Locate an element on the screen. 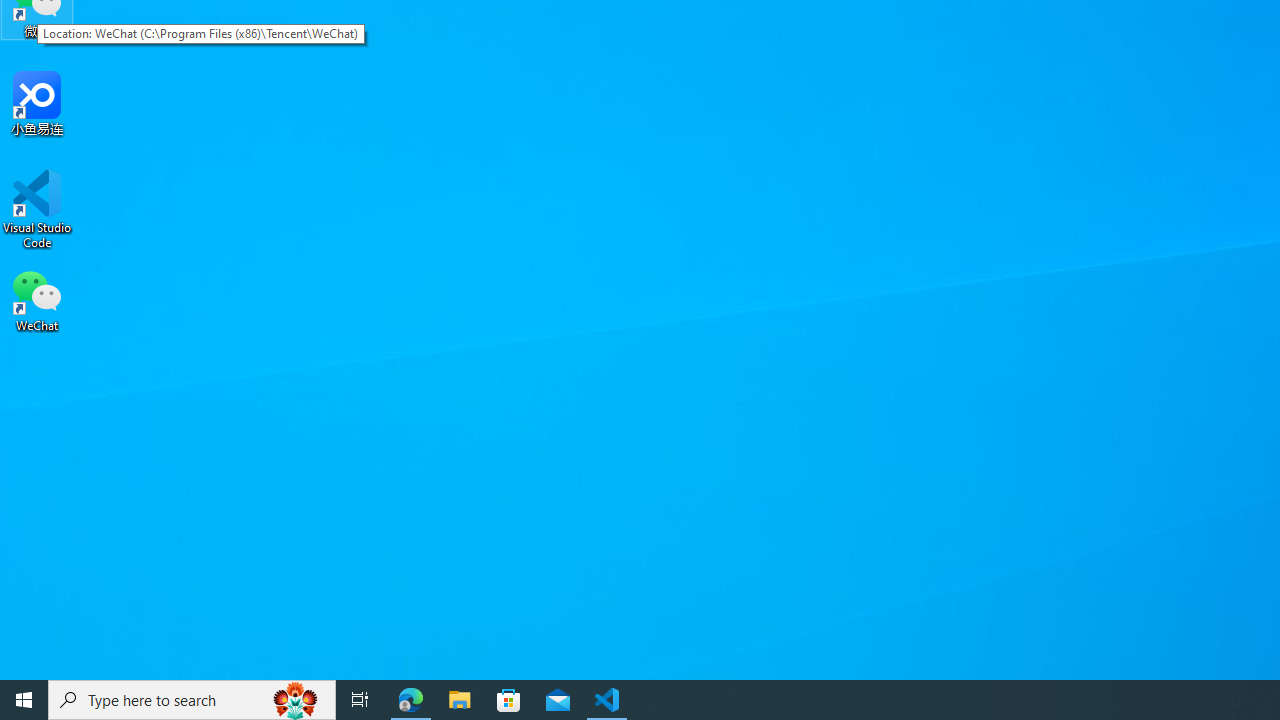 This screenshot has height=720, width=1280. 'Microsoft Edge - 1 running window' is located at coordinates (410, 698).